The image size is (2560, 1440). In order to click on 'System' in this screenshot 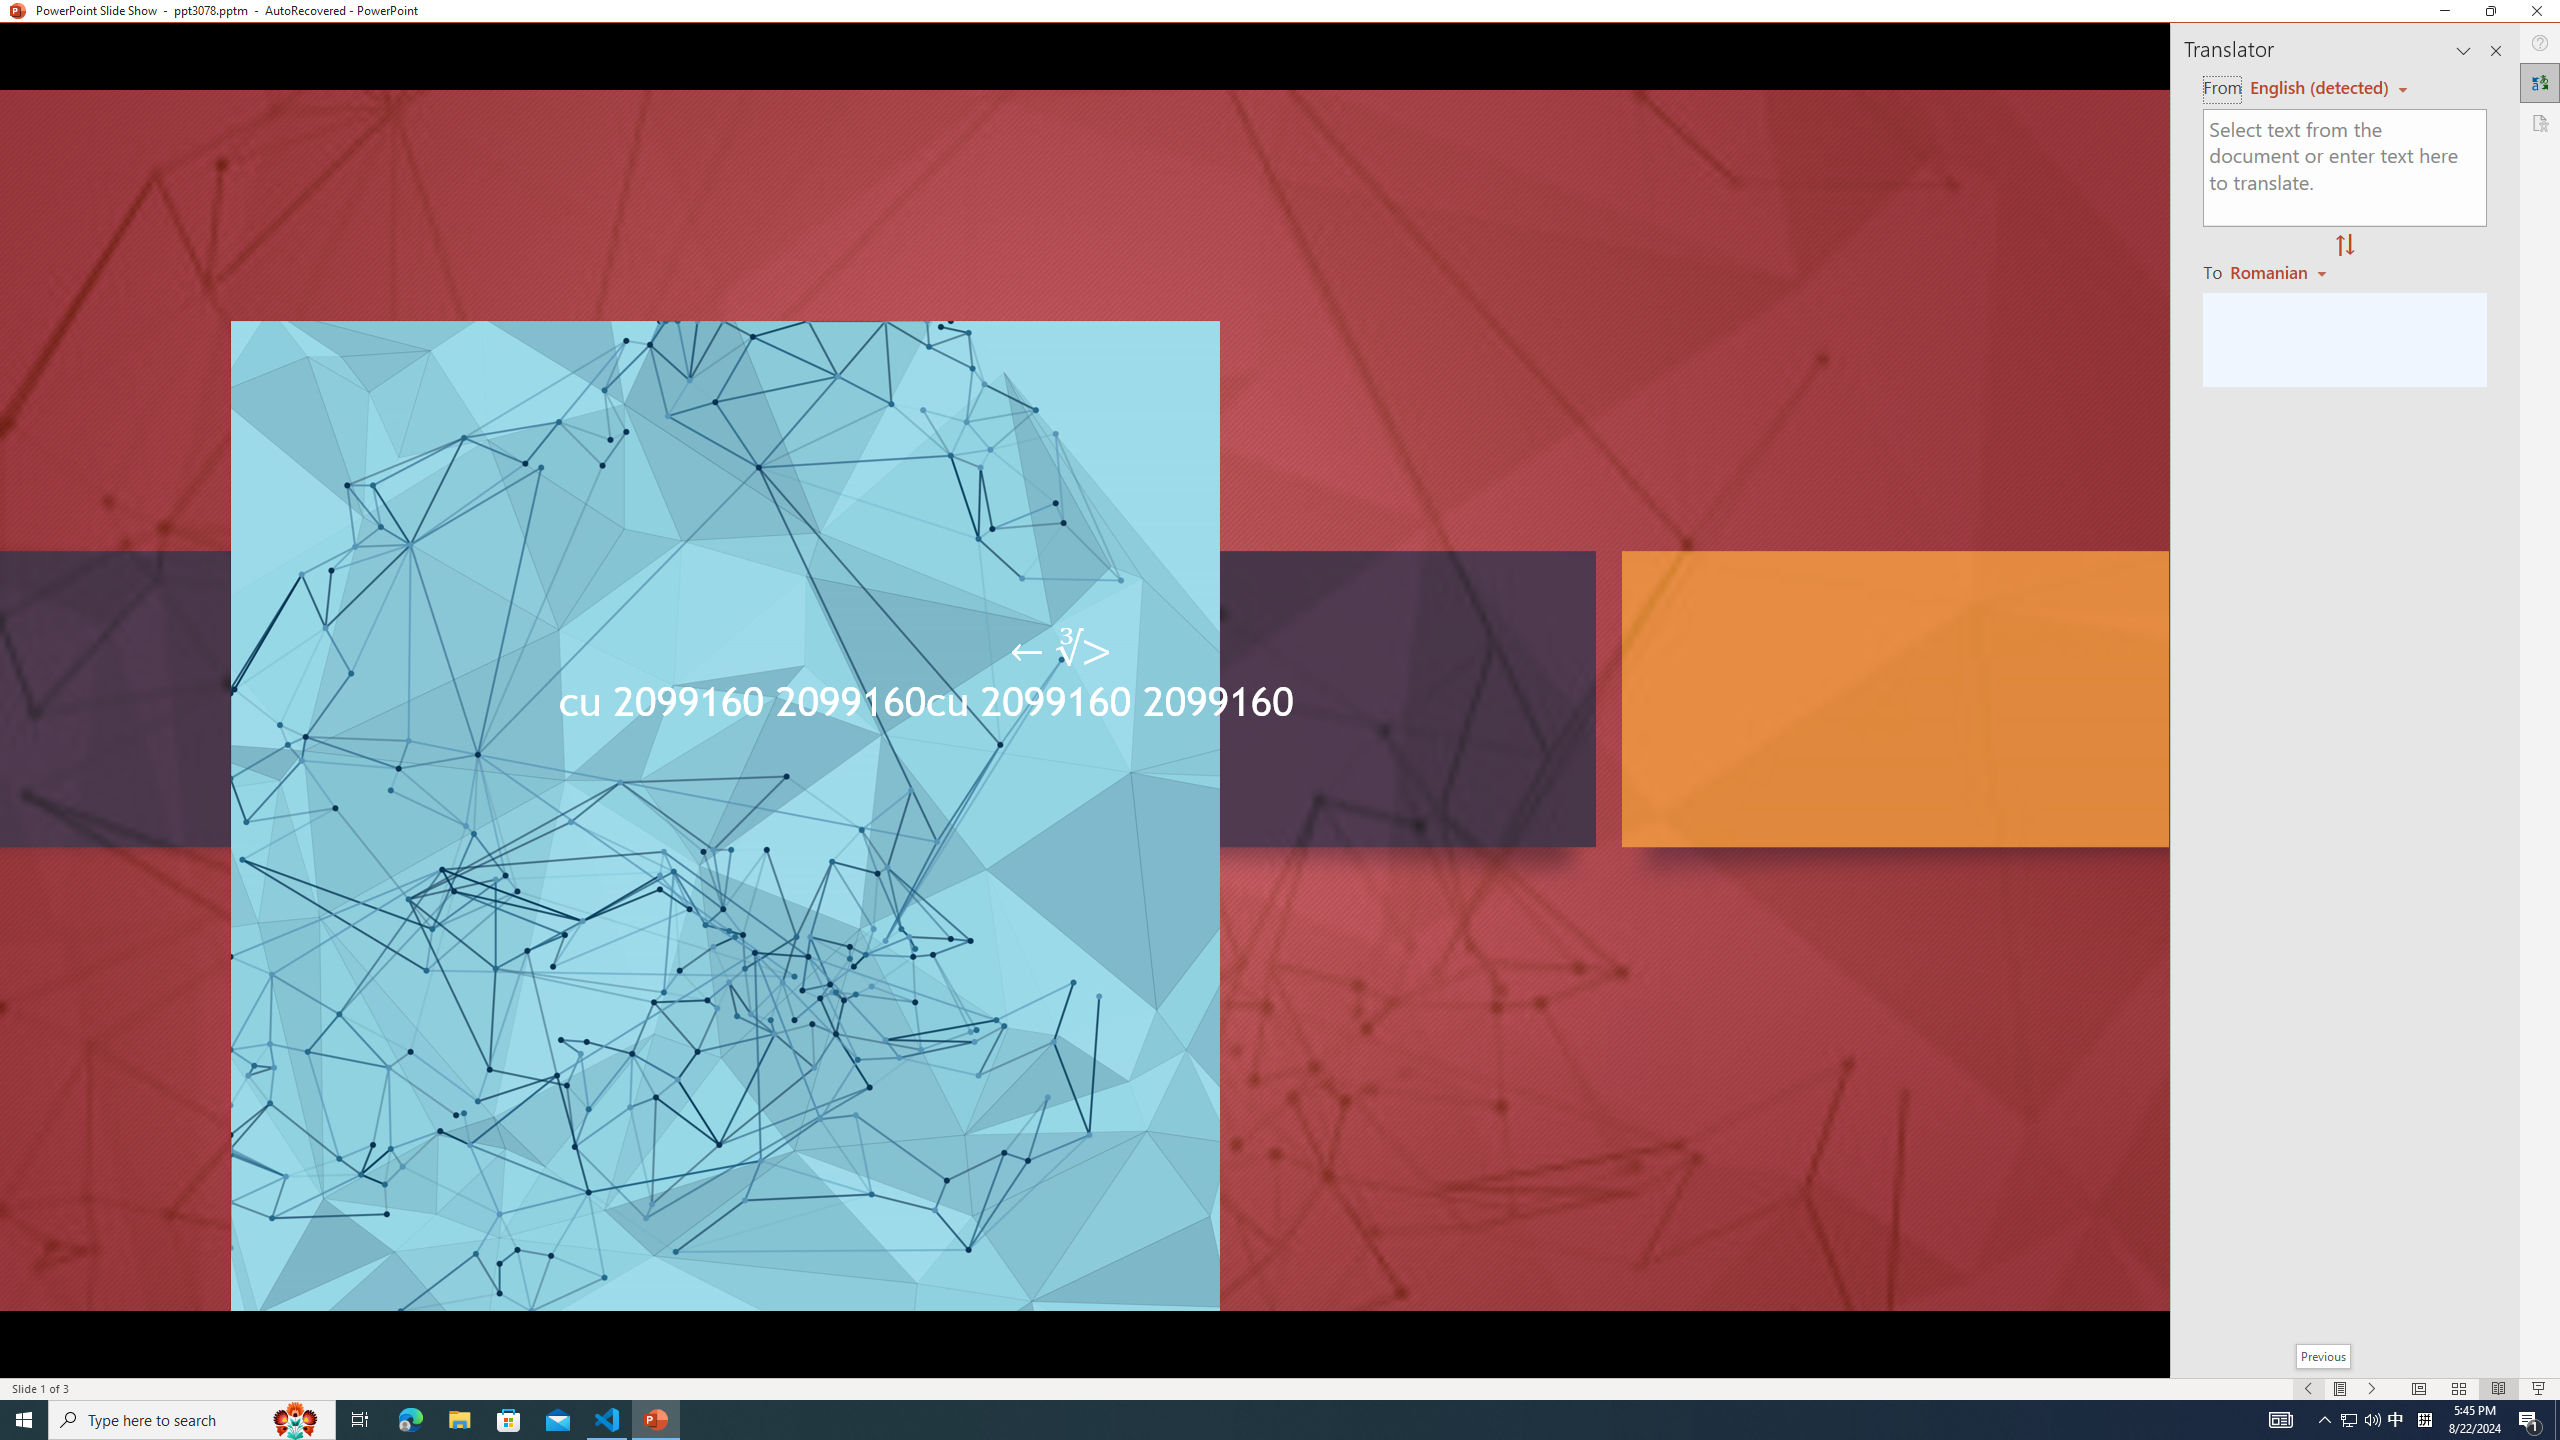, I will do `click(11, 9)`.